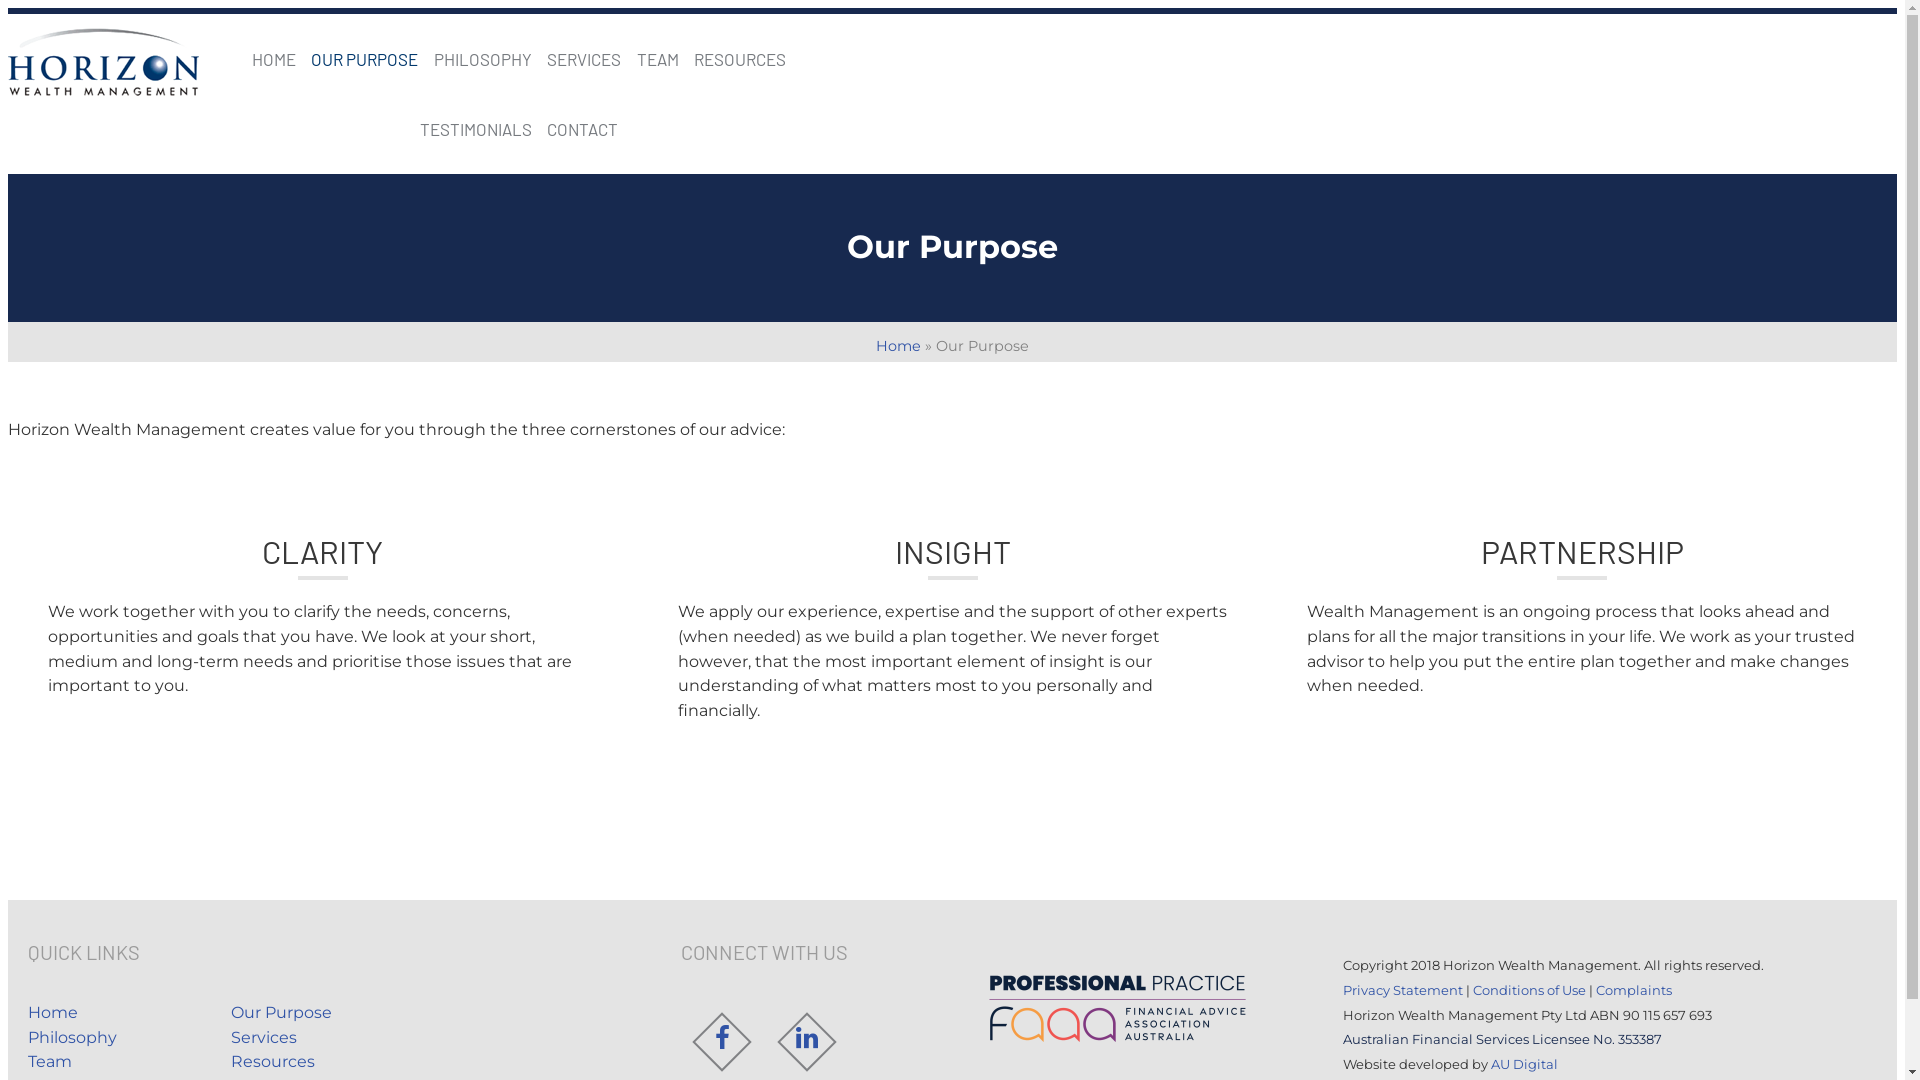  What do you see at coordinates (230, 1012) in the screenshot?
I see `'Our Purpose'` at bounding box center [230, 1012].